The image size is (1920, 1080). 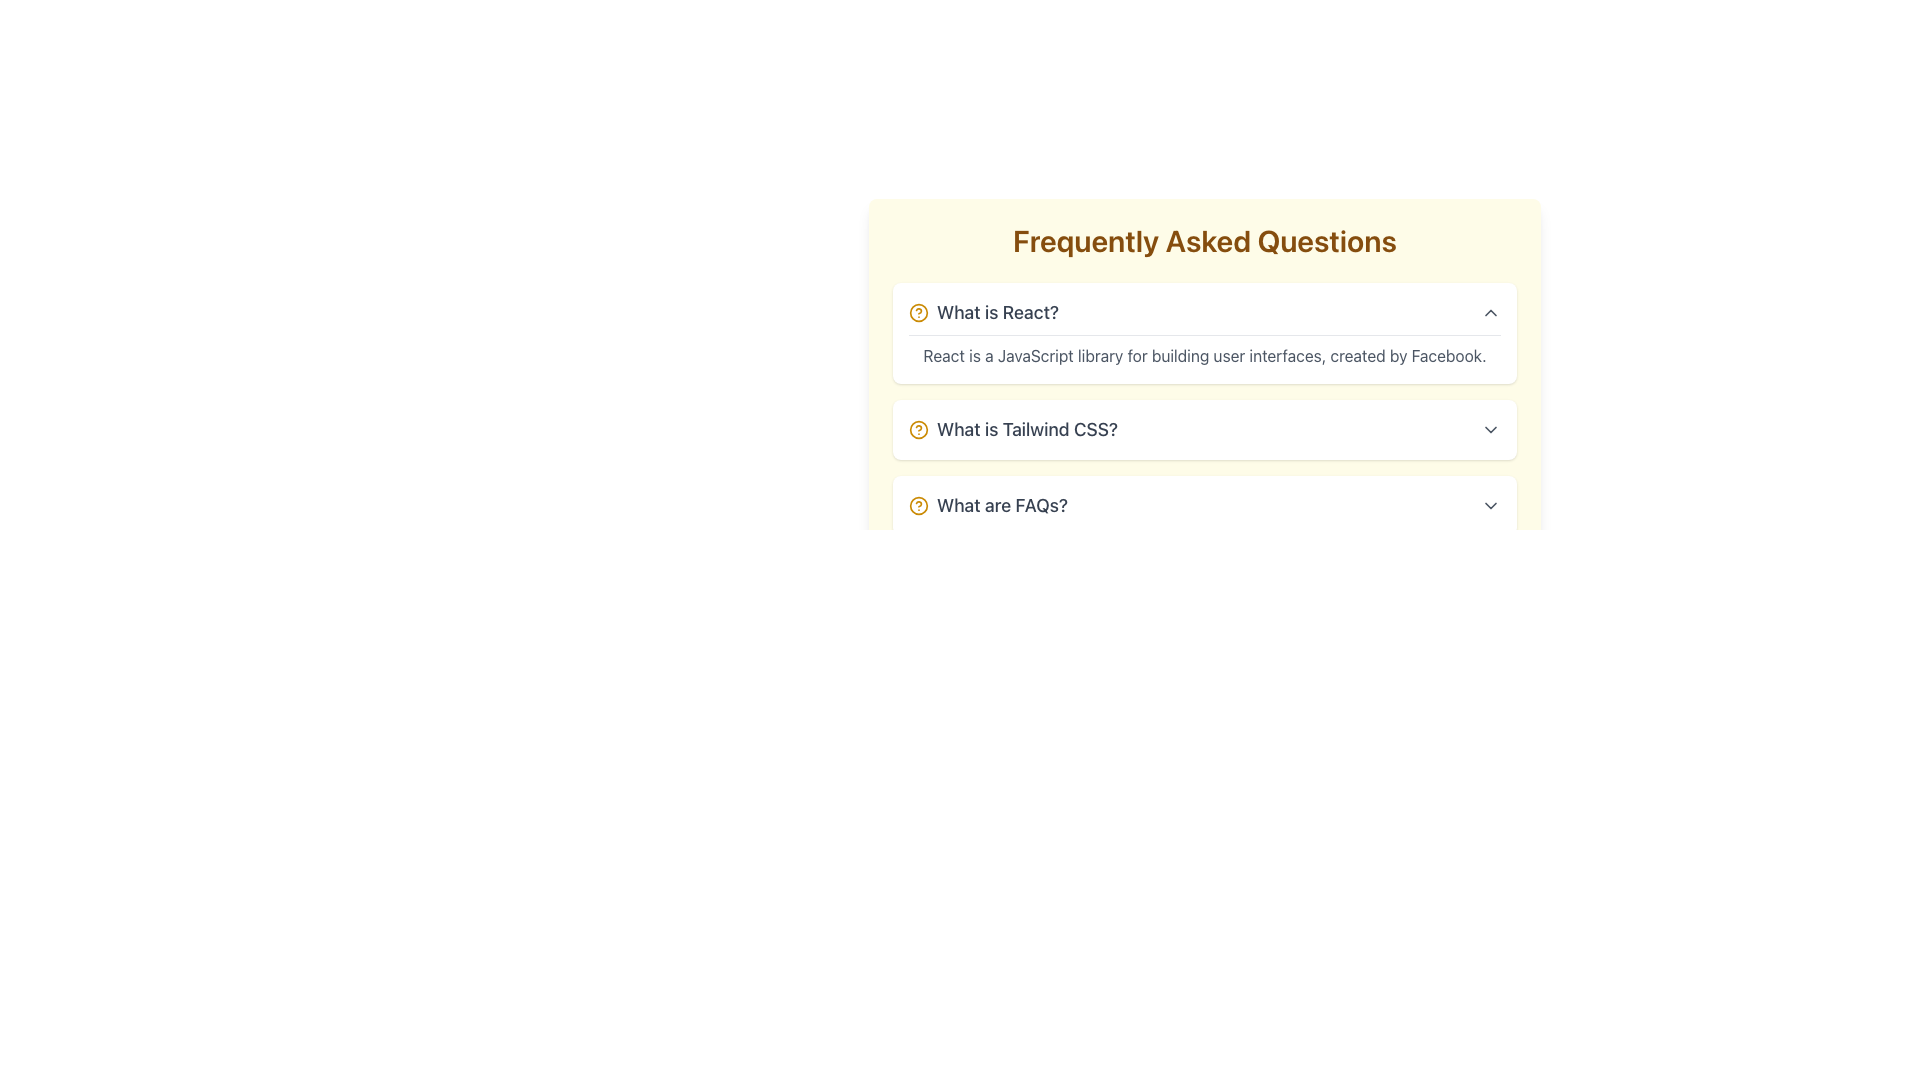 I want to click on the downward chevron icon positioned to the far right of the row labeled 'What is Tailwind CSS?', so click(x=1491, y=428).